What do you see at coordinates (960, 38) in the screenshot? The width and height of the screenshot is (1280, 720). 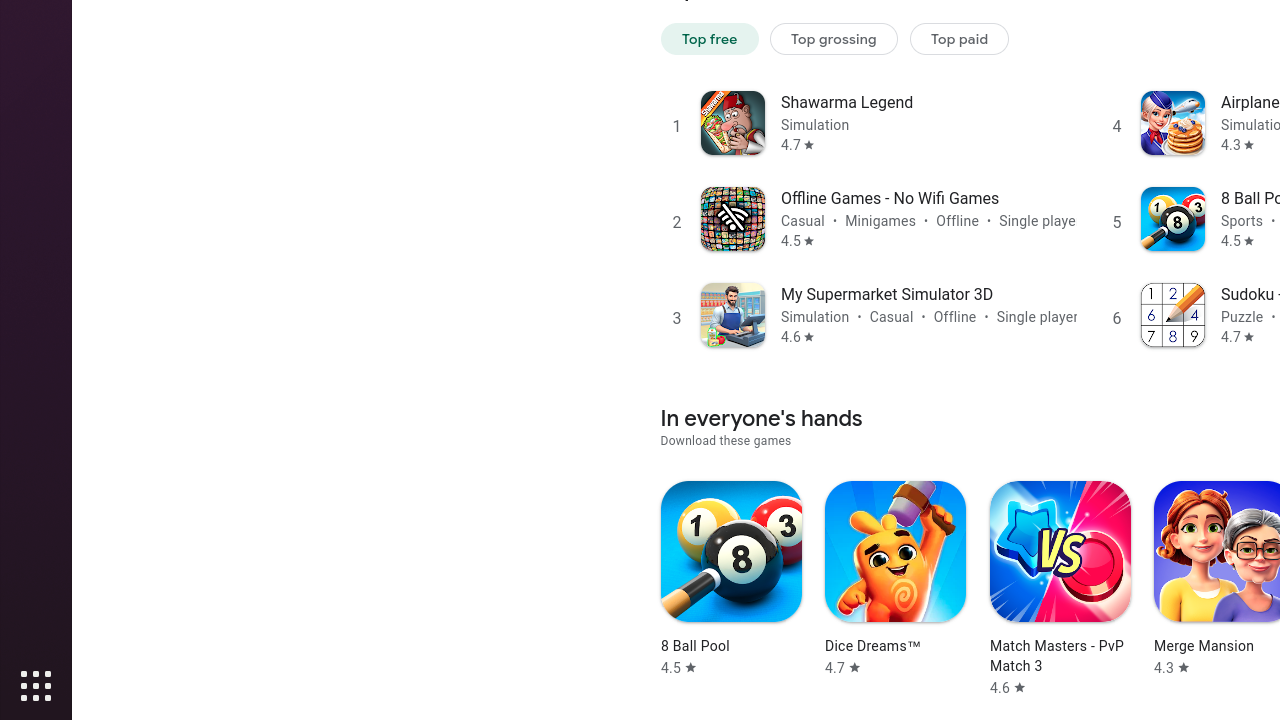 I see `'Top paid'` at bounding box center [960, 38].